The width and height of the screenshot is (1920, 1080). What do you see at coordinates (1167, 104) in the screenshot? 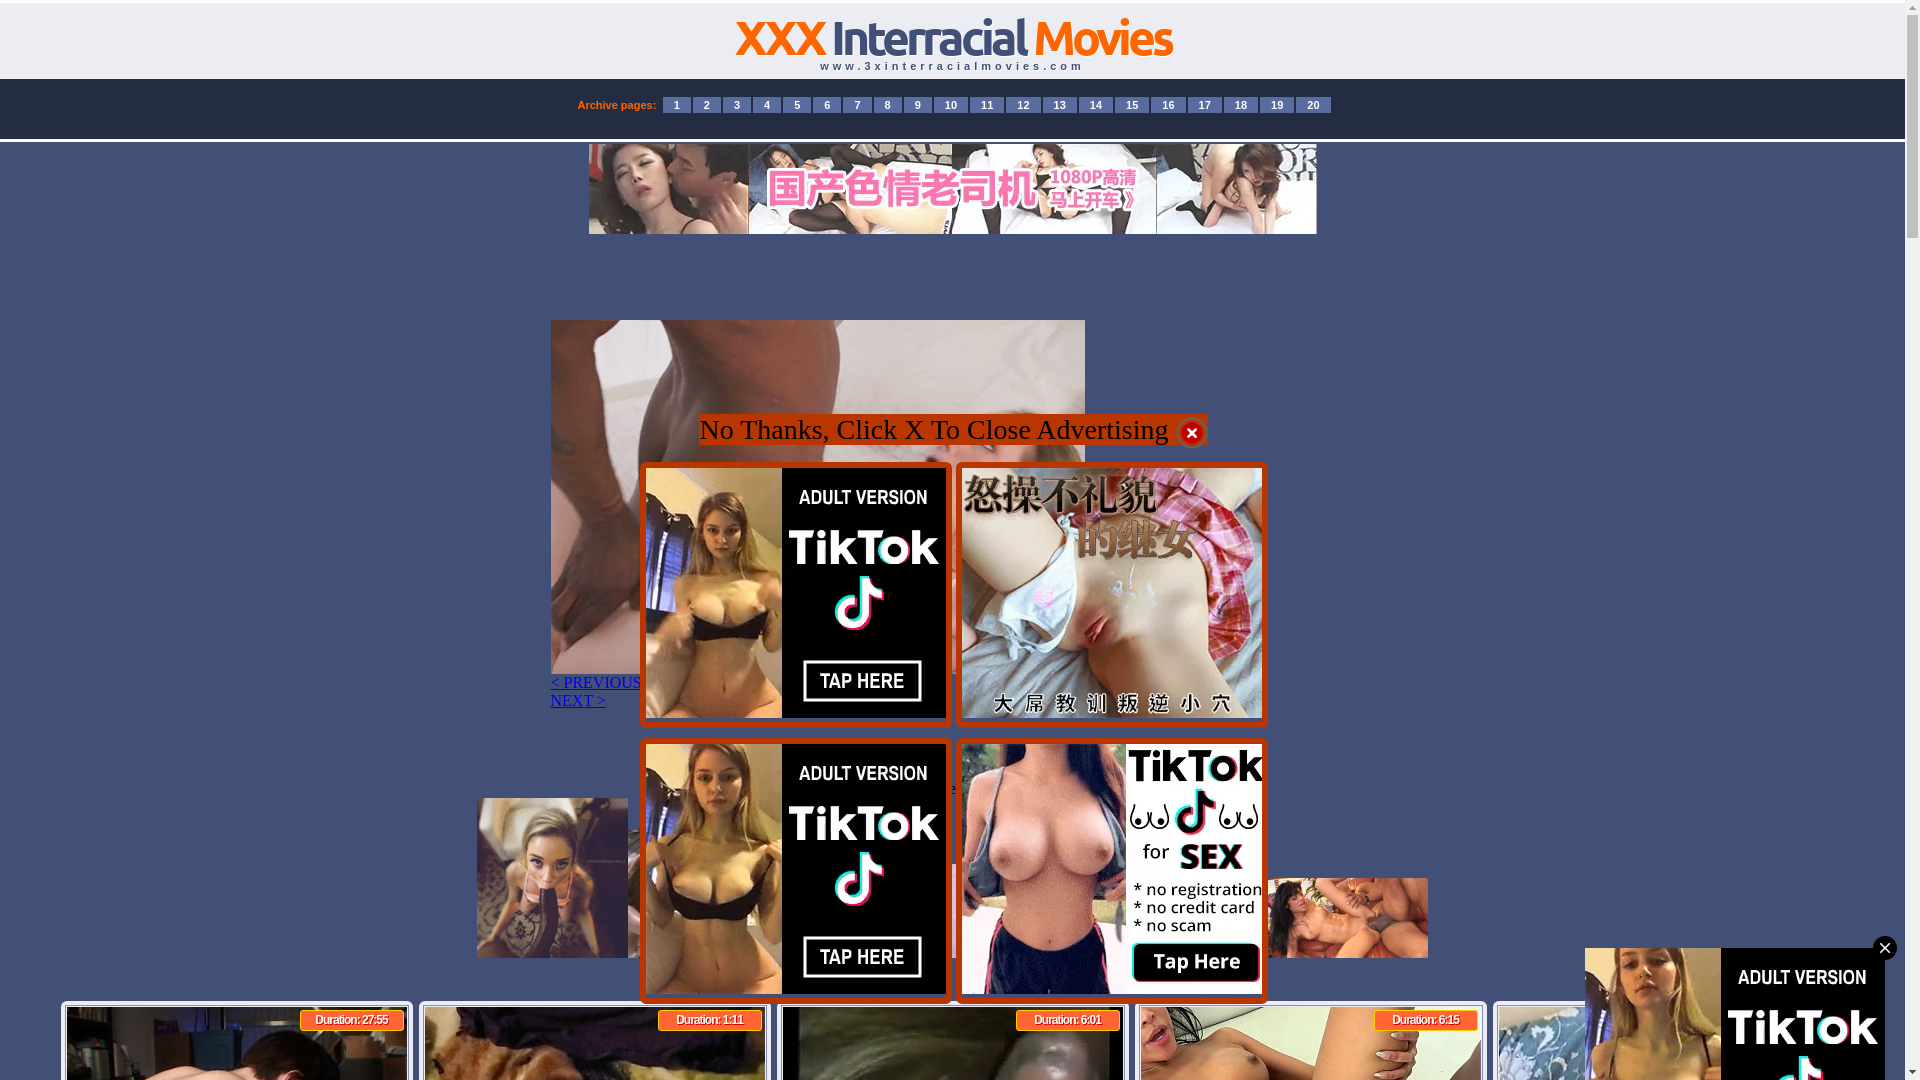
I see `'16'` at bounding box center [1167, 104].